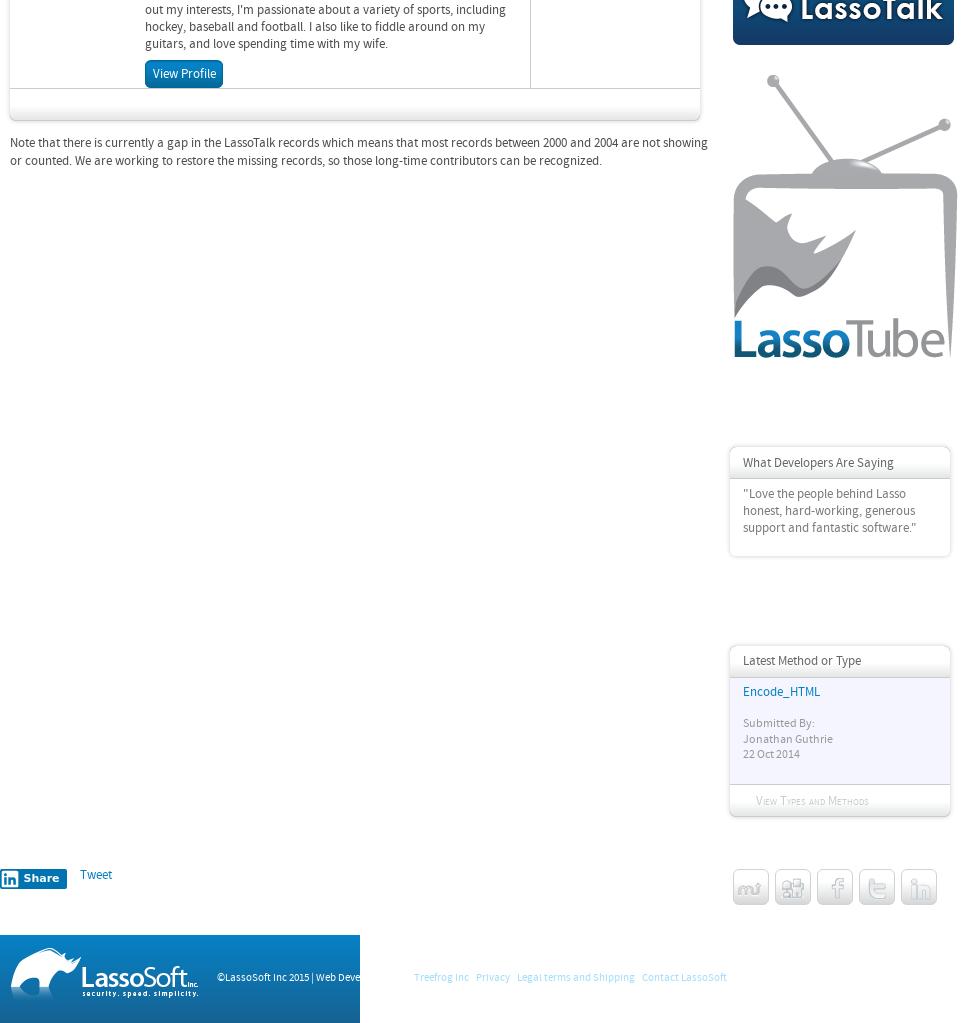  Describe the element at coordinates (829, 509) in the screenshot. I see `'"Love the people behind Lasso honest, hard-working, generous support and fantastic software."'` at that location.